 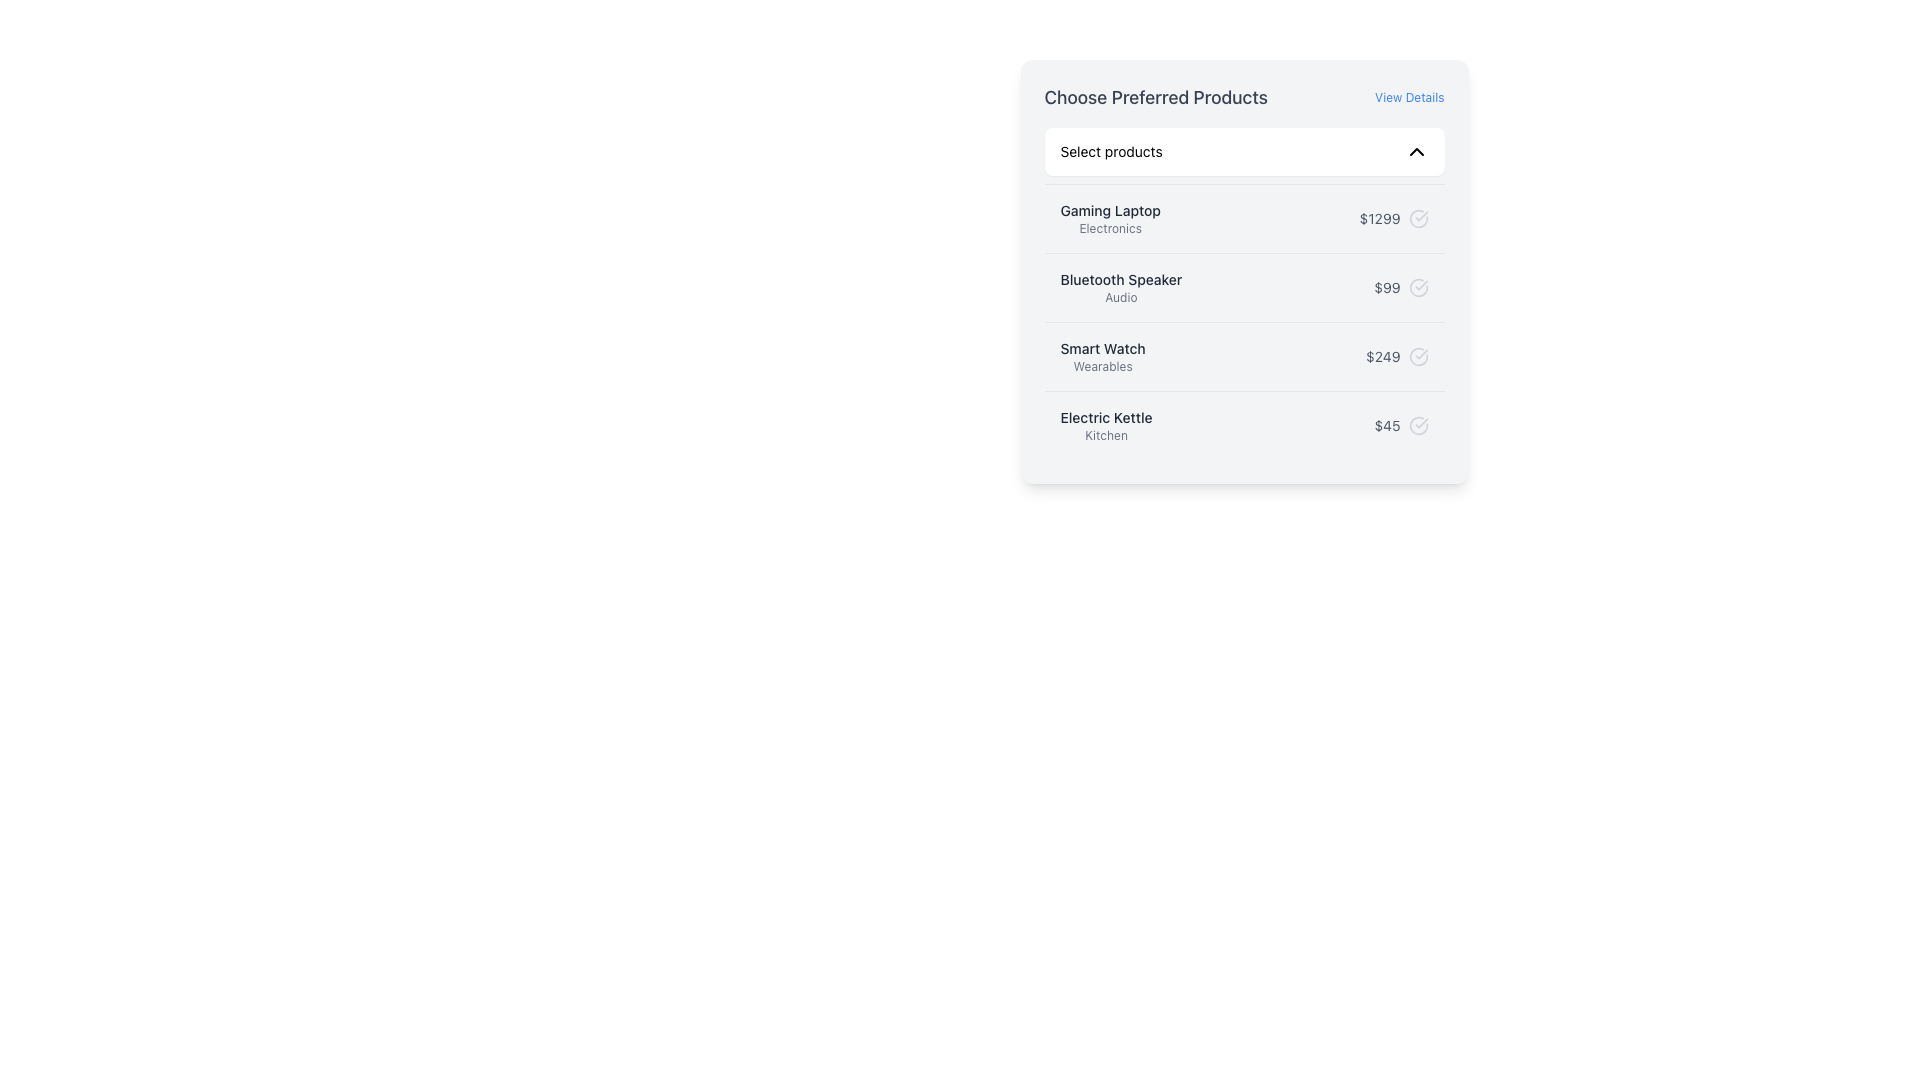 I want to click on the text label 'Electric Kettle' for reordering within the fourth product entry of the vertical list, so click(x=1105, y=416).